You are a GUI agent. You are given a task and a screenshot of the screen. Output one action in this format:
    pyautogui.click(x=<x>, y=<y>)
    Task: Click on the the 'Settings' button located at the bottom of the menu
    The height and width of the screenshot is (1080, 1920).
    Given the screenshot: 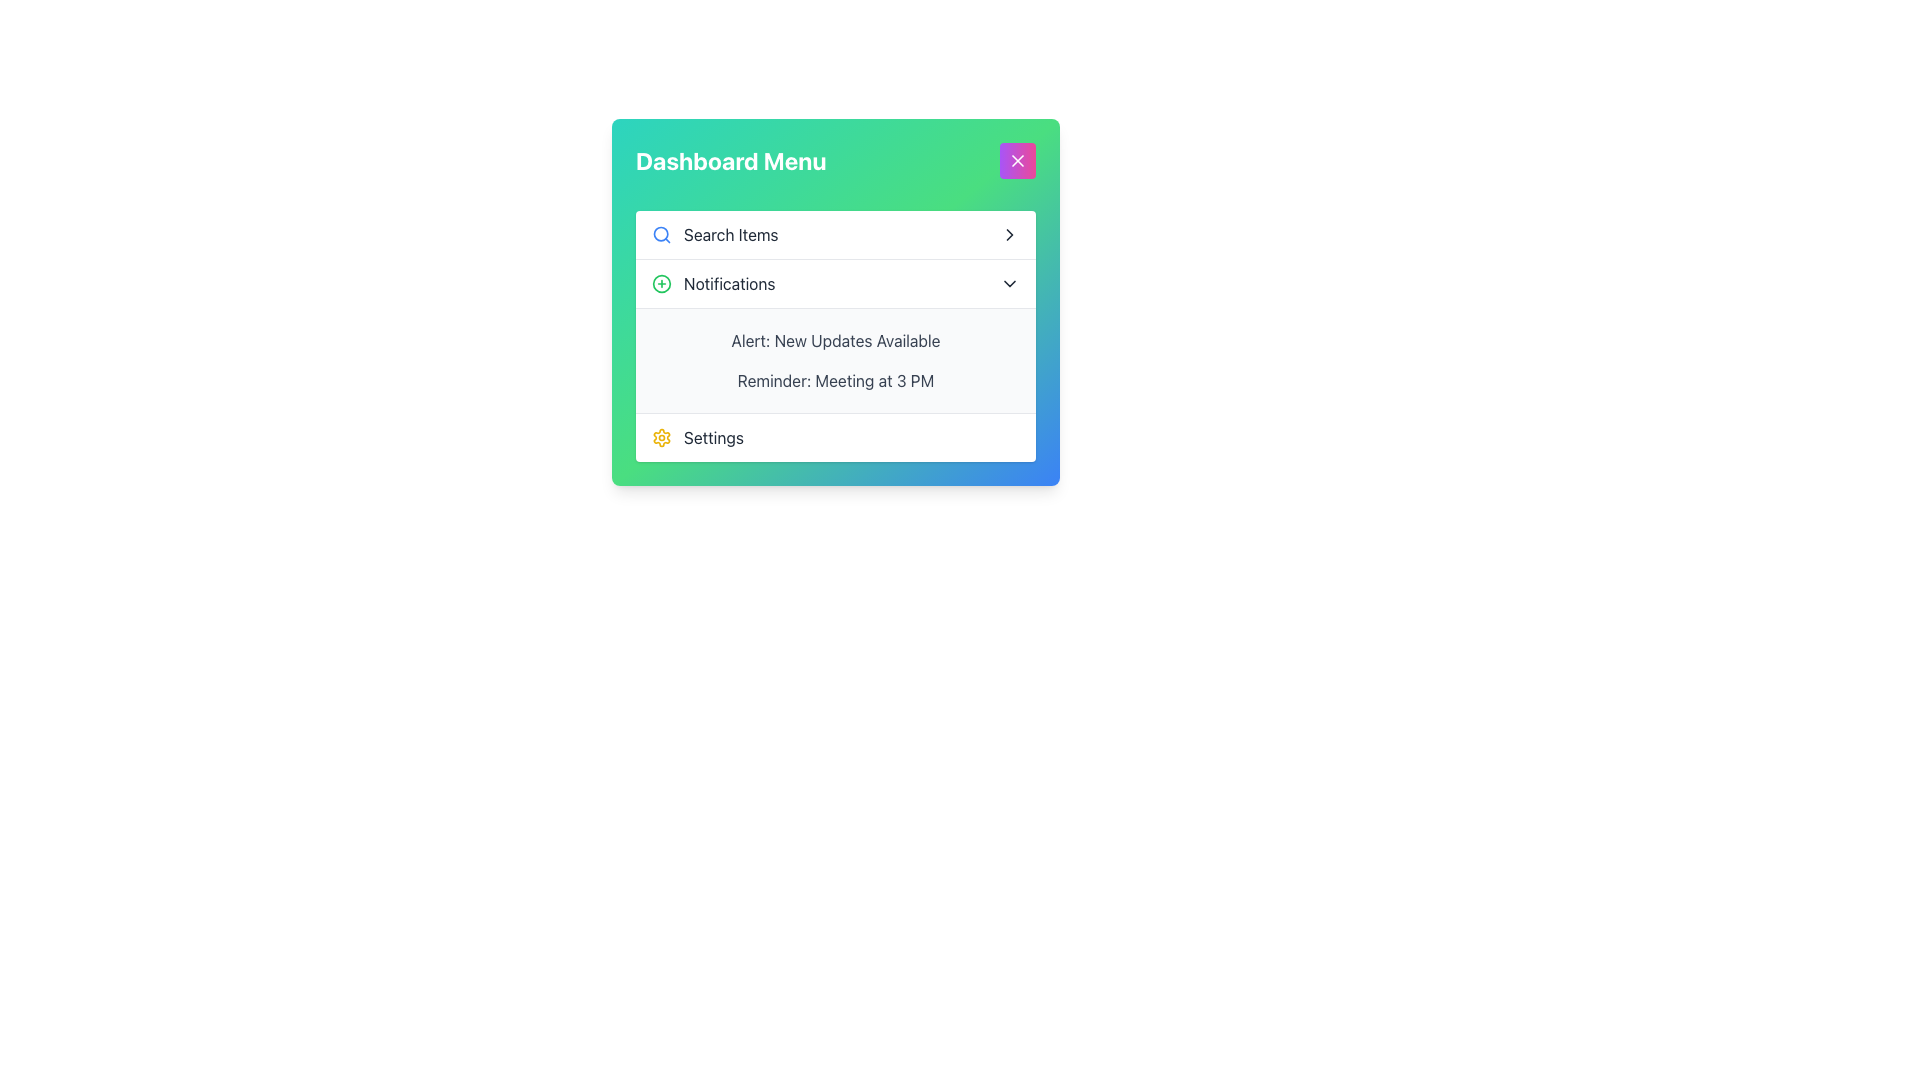 What is the action you would take?
    pyautogui.click(x=835, y=436)
    